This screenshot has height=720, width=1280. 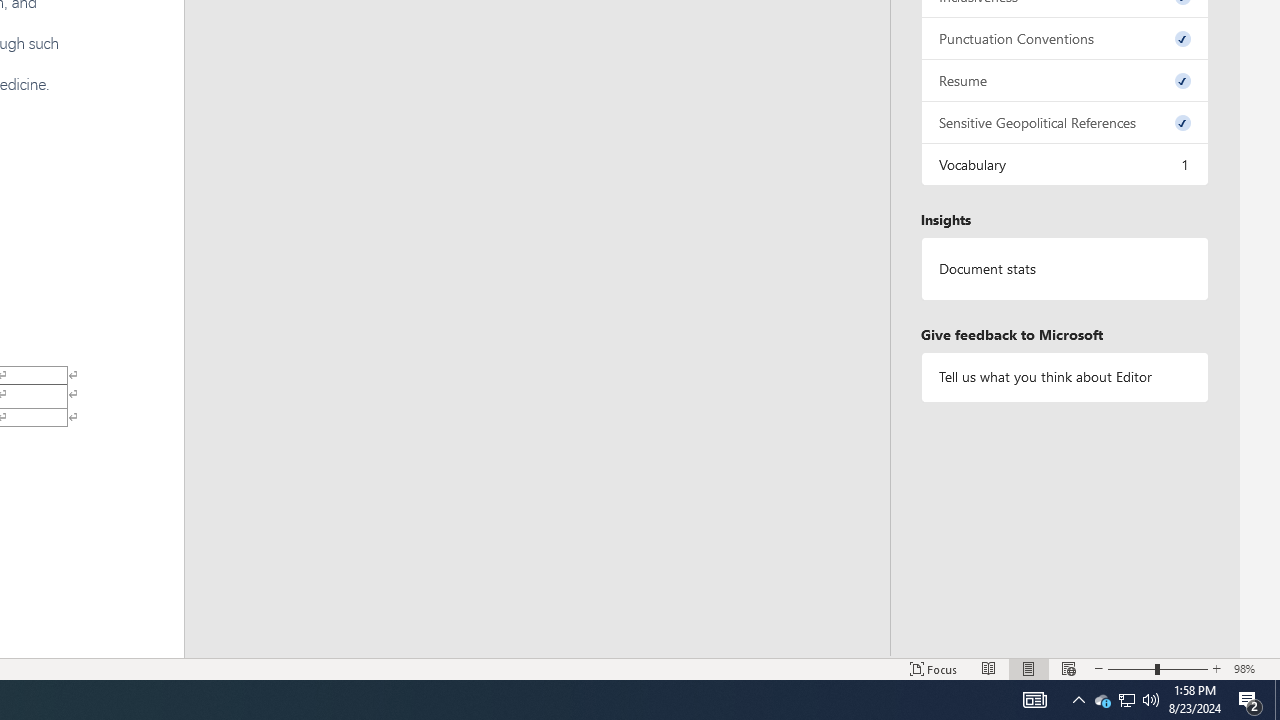 What do you see at coordinates (1063, 79) in the screenshot?
I see `'Resume, 0 issues. Press space or enter to review items.'` at bounding box center [1063, 79].